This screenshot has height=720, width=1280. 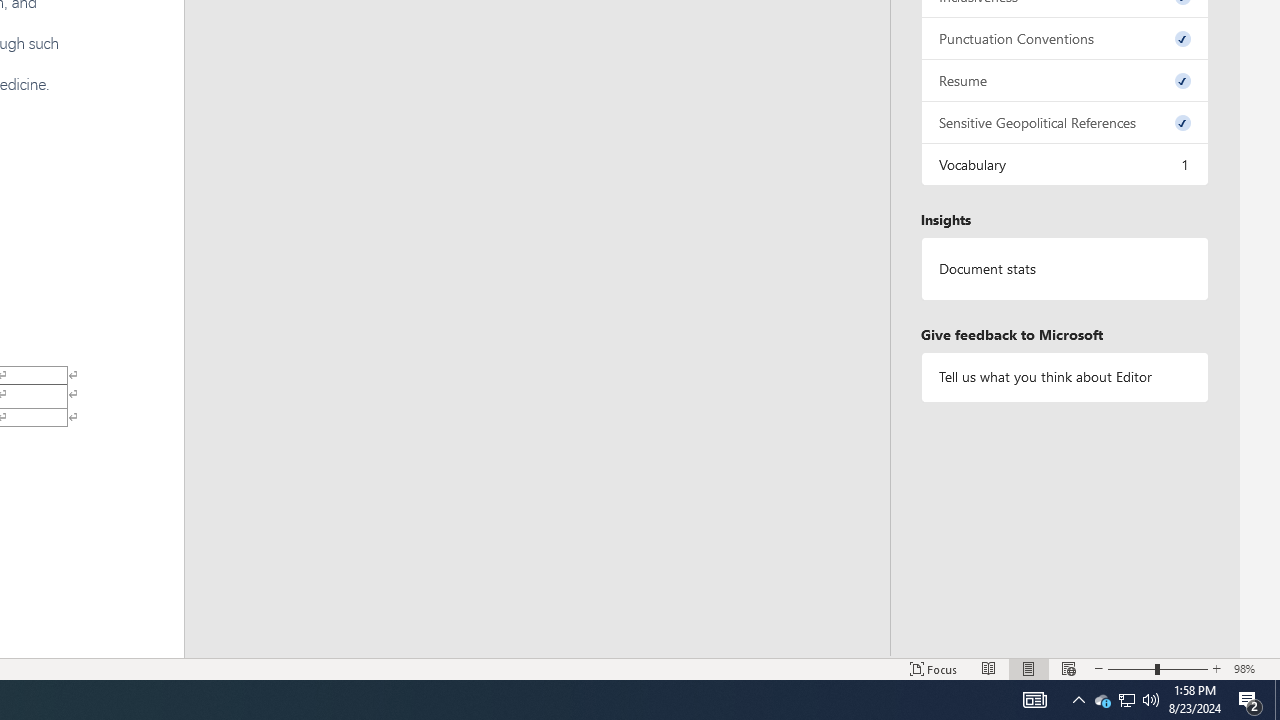 What do you see at coordinates (1063, 79) in the screenshot?
I see `'Resume, 0 issues. Press space or enter to review items.'` at bounding box center [1063, 79].